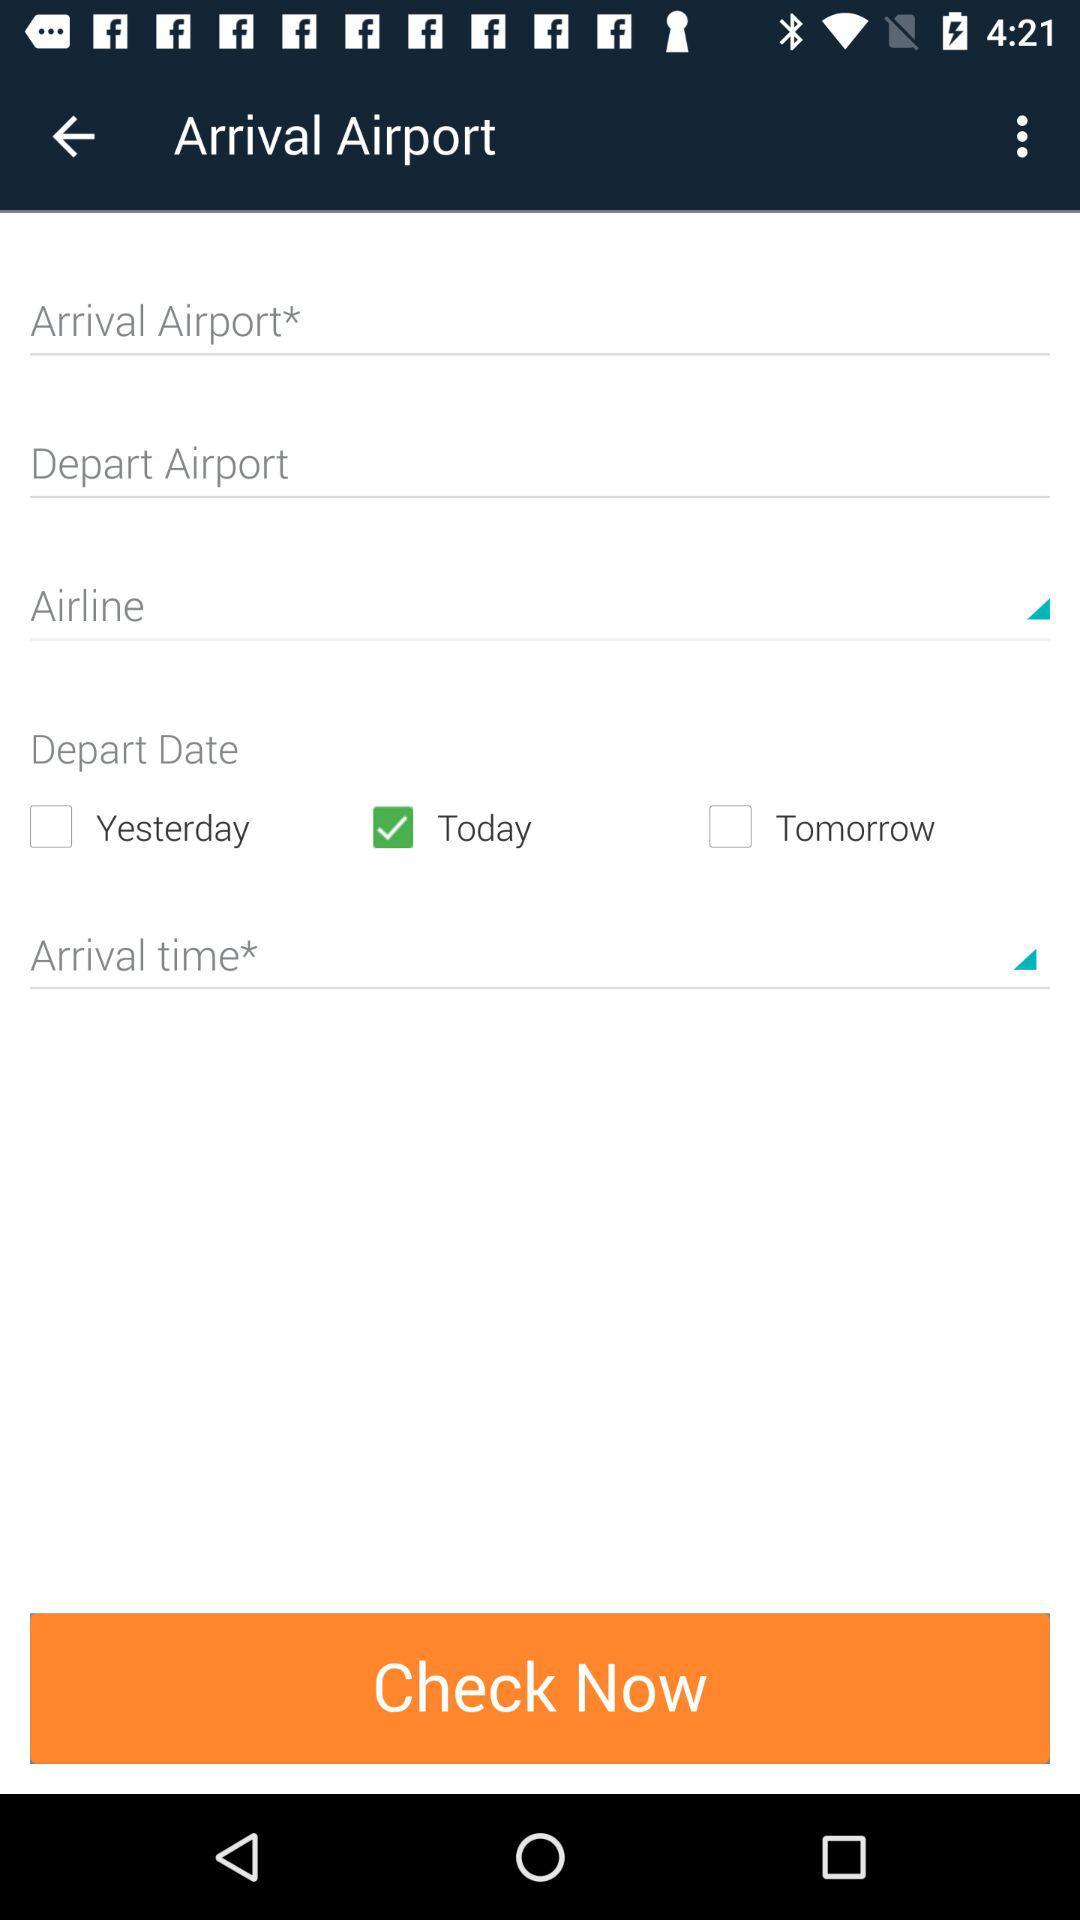 Image resolution: width=1080 pixels, height=1920 pixels. What do you see at coordinates (72, 135) in the screenshot?
I see `the item next to arrival airport item` at bounding box center [72, 135].